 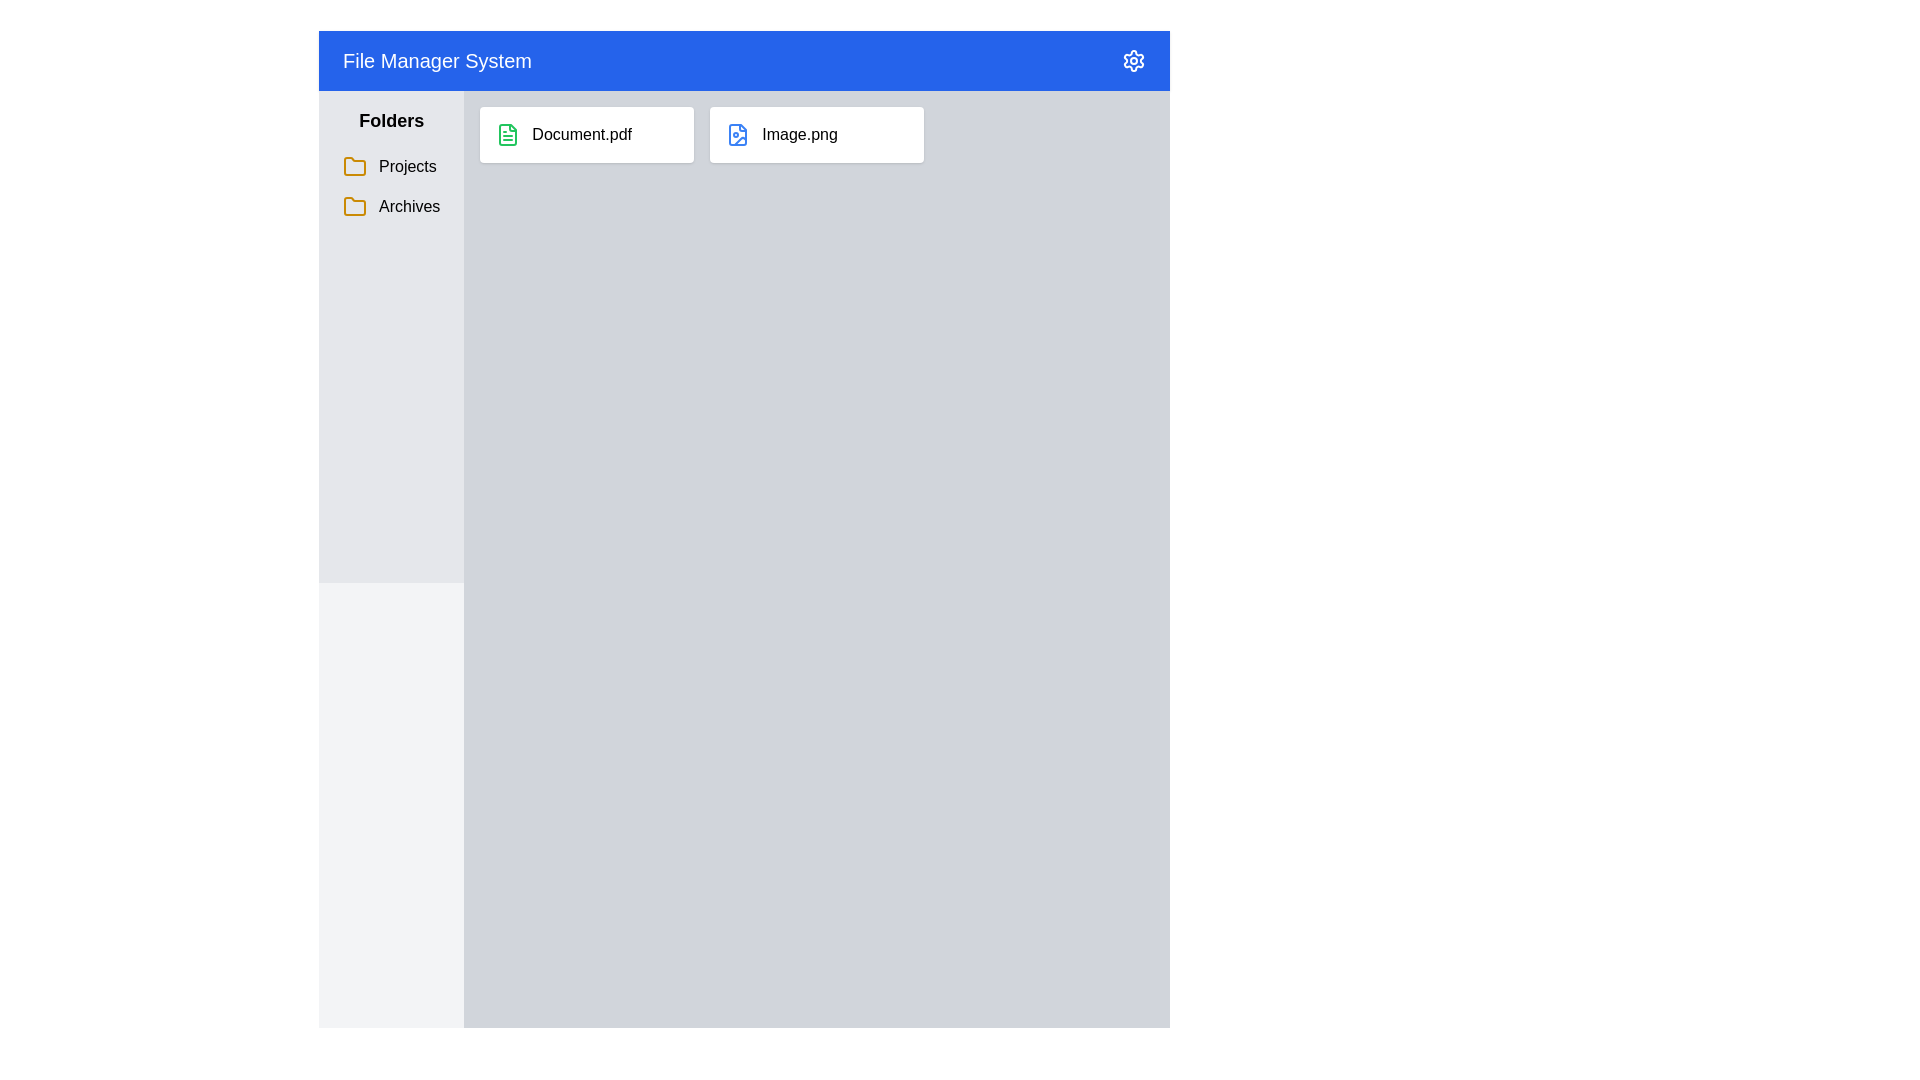 What do you see at coordinates (1133, 60) in the screenshot?
I see `the gear-shaped icon button with a blue background and white outlines located in the top-right corner of the blue header bar` at bounding box center [1133, 60].